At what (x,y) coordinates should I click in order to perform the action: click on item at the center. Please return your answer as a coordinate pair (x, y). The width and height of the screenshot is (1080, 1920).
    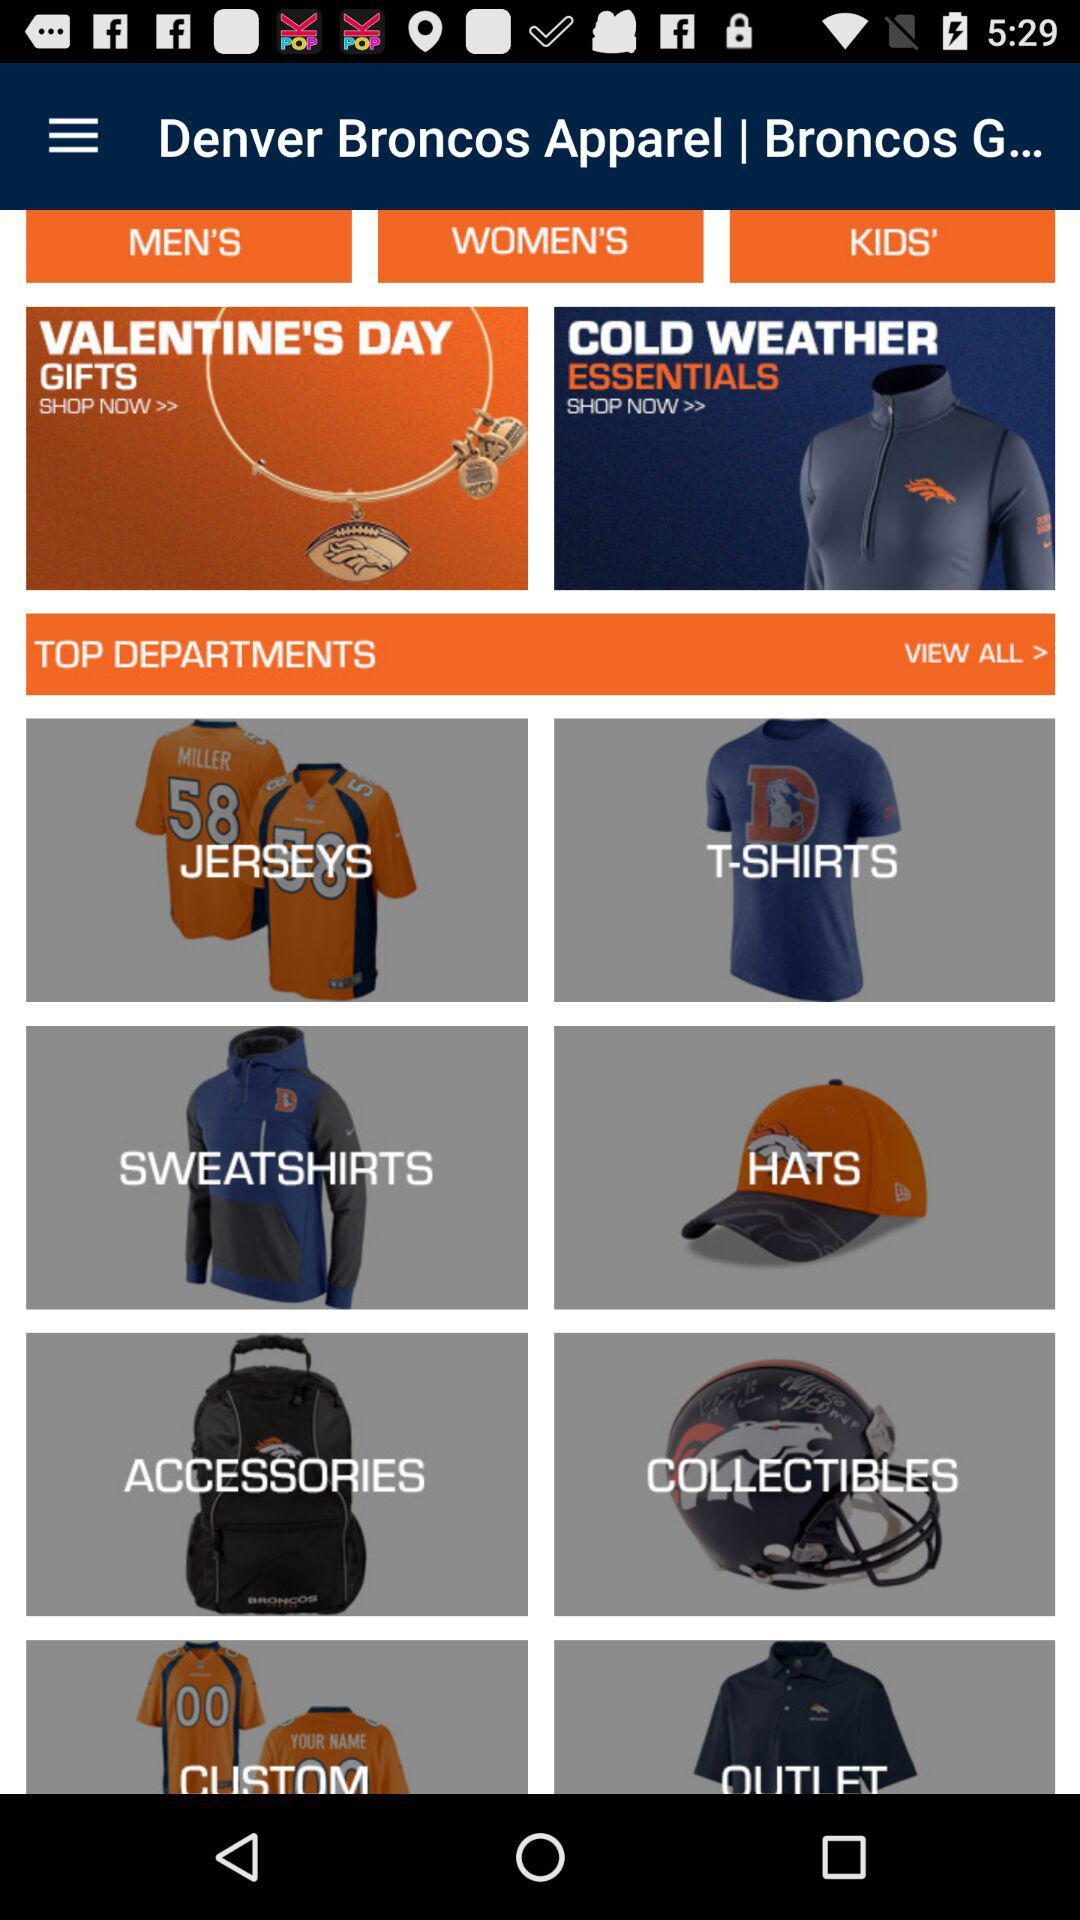
    Looking at the image, I should click on (540, 1002).